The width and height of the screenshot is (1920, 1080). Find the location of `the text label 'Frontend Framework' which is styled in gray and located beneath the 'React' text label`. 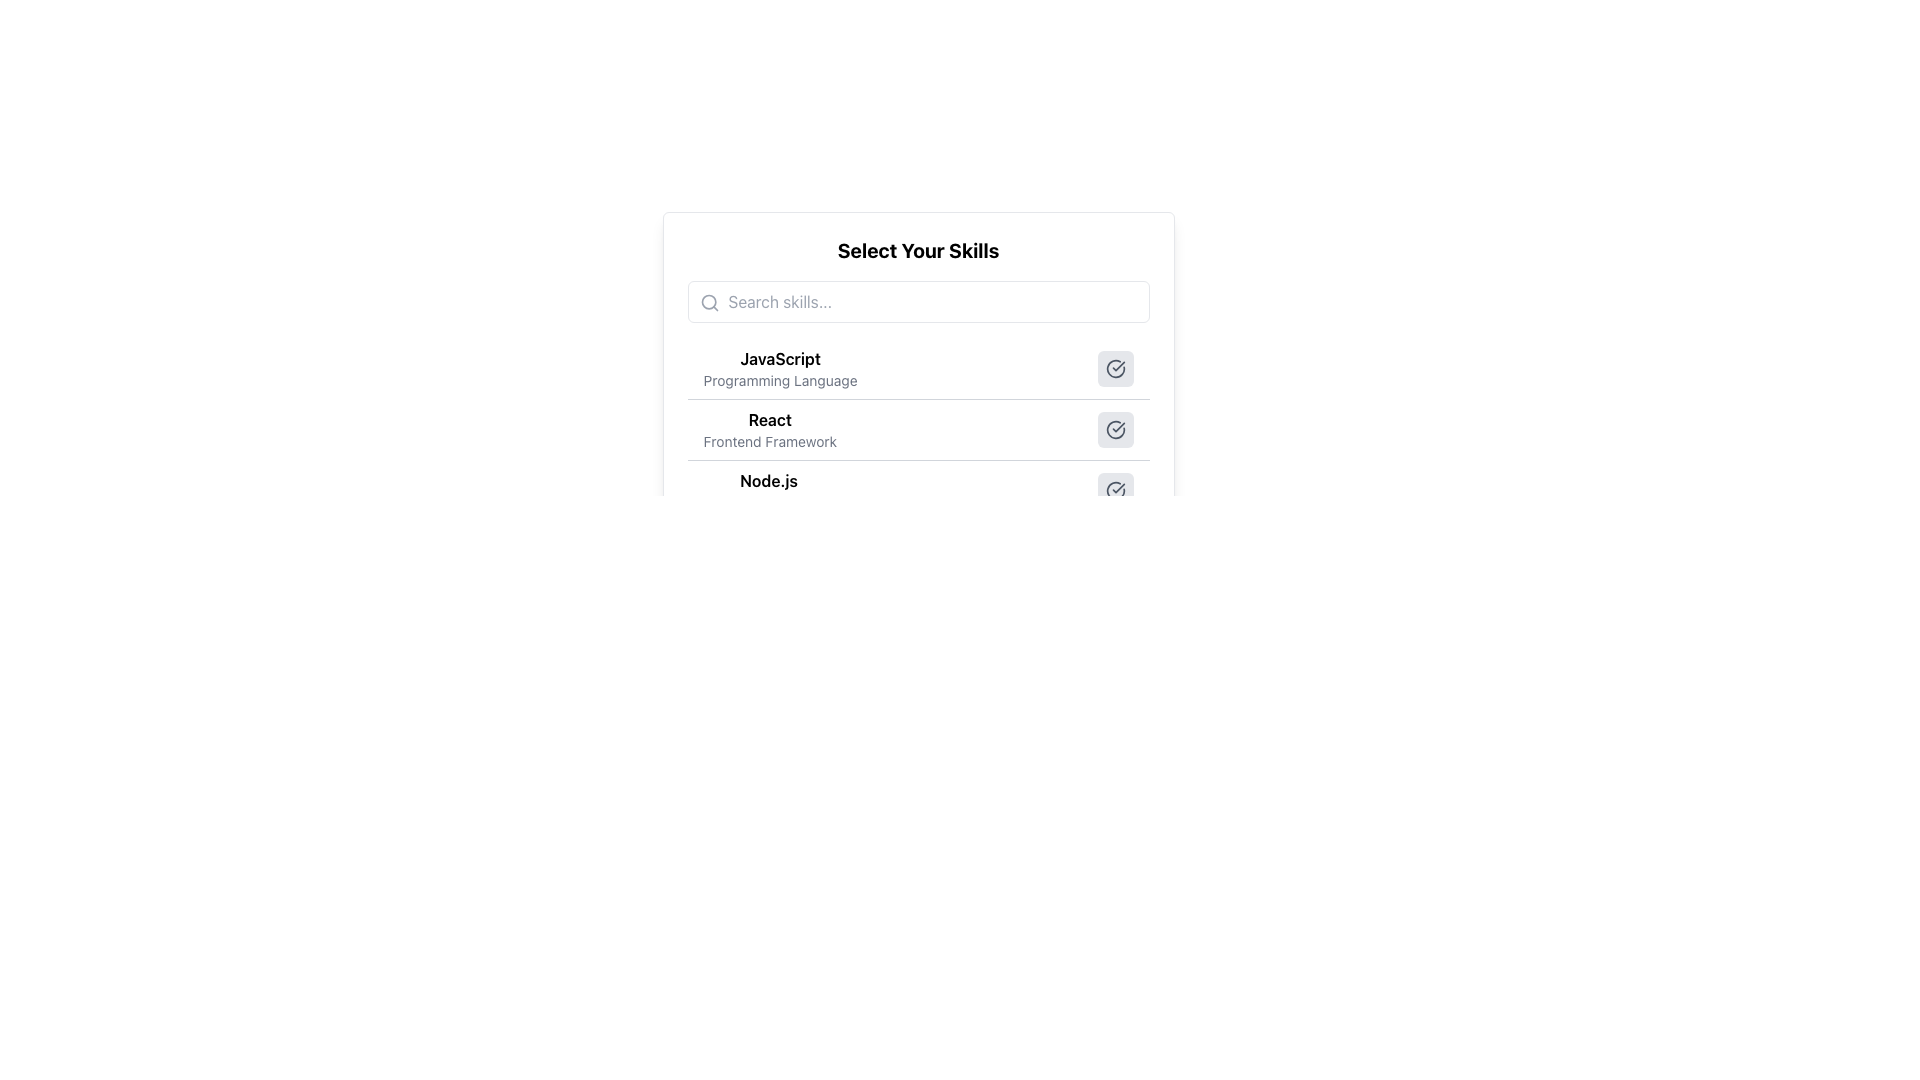

the text label 'Frontend Framework' which is styled in gray and located beneath the 'React' text label is located at coordinates (769, 441).